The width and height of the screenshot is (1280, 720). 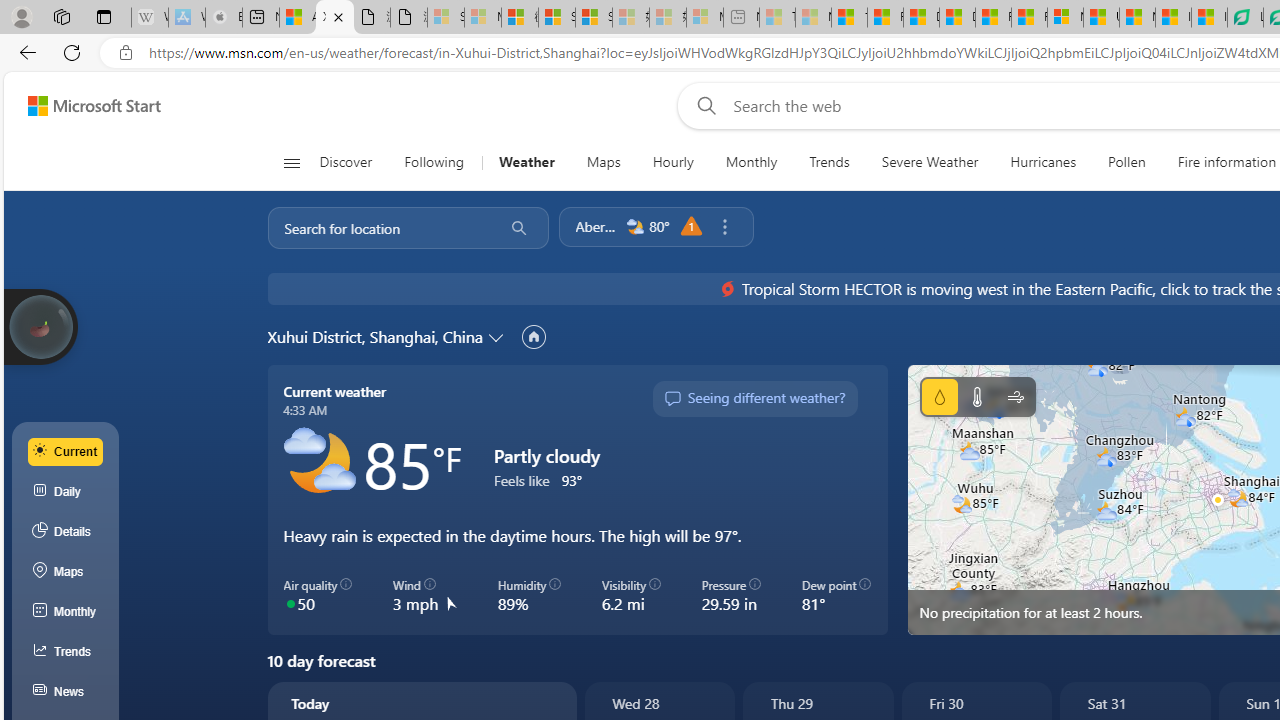 I want to click on 'Top Stories - MSN - Sleeping', so click(x=776, y=17).